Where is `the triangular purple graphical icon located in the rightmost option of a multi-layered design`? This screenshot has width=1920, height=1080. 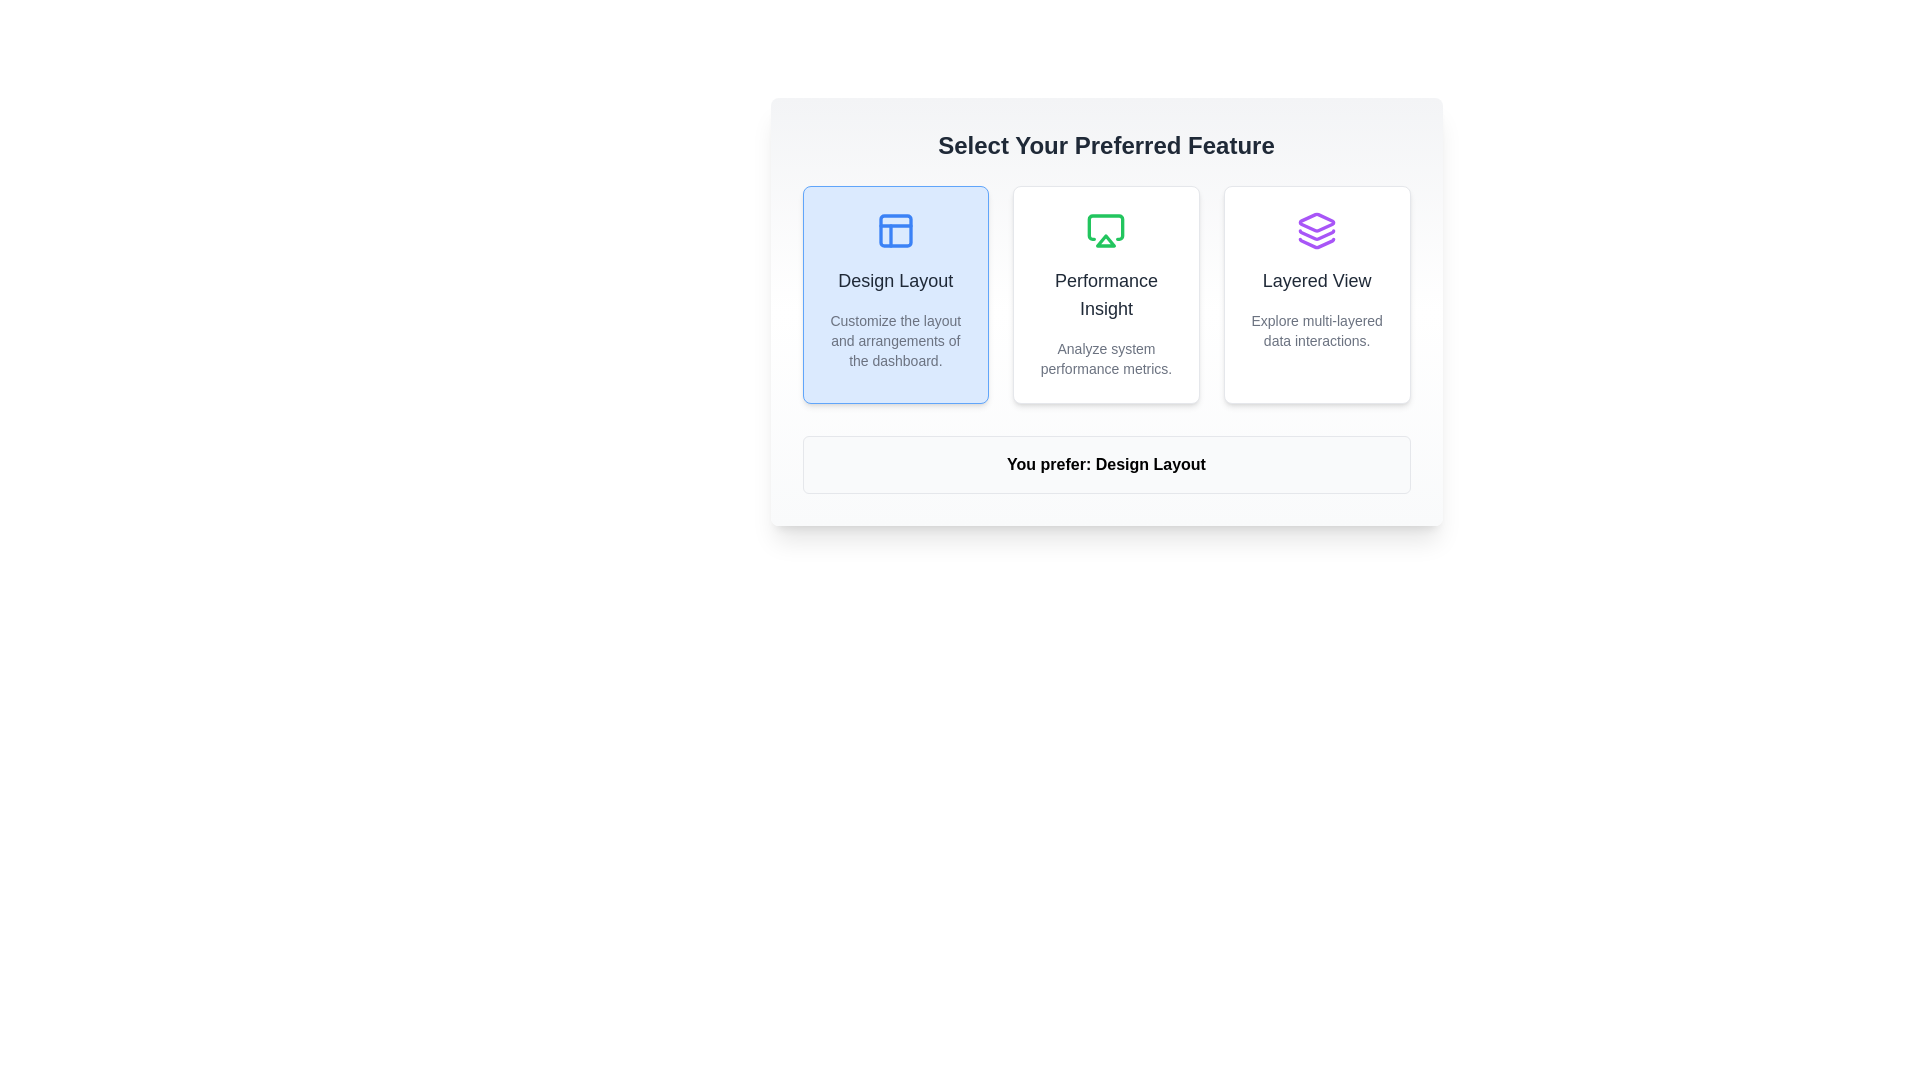
the triangular purple graphical icon located in the rightmost option of a multi-layered design is located at coordinates (1317, 242).